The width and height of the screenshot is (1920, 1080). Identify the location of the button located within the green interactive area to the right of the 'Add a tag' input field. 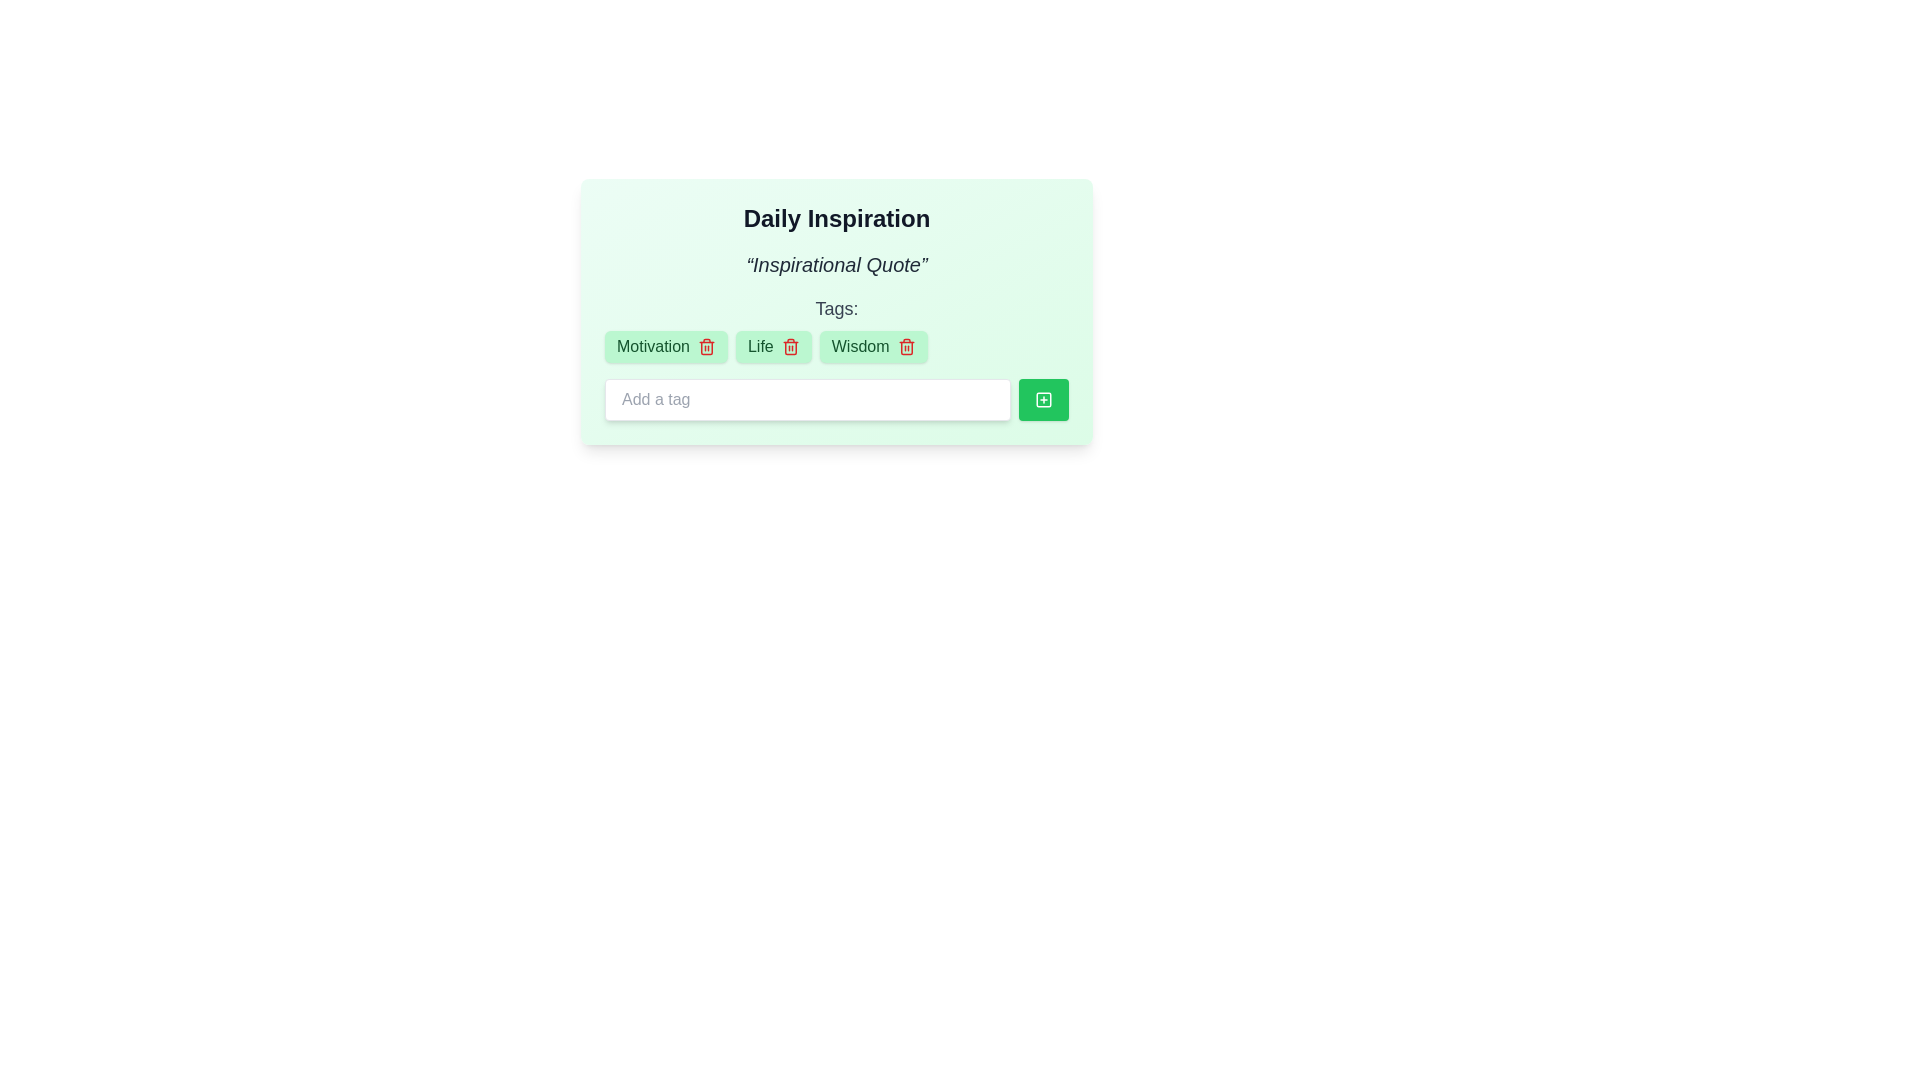
(1042, 400).